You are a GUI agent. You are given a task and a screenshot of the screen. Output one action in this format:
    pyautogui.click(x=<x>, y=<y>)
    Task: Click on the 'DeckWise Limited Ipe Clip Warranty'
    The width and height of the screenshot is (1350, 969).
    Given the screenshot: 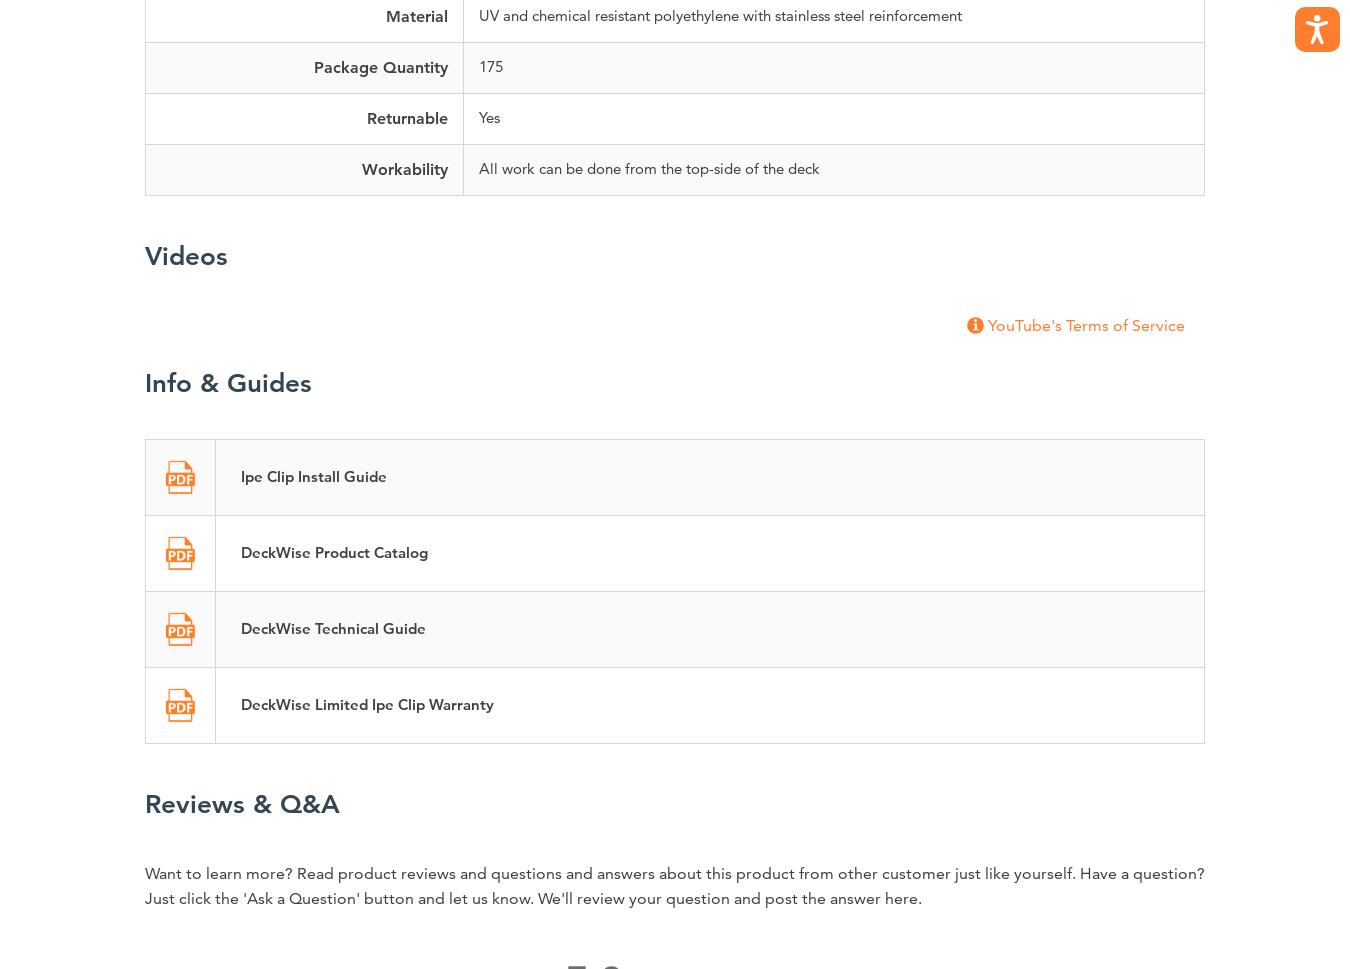 What is the action you would take?
    pyautogui.click(x=367, y=703)
    